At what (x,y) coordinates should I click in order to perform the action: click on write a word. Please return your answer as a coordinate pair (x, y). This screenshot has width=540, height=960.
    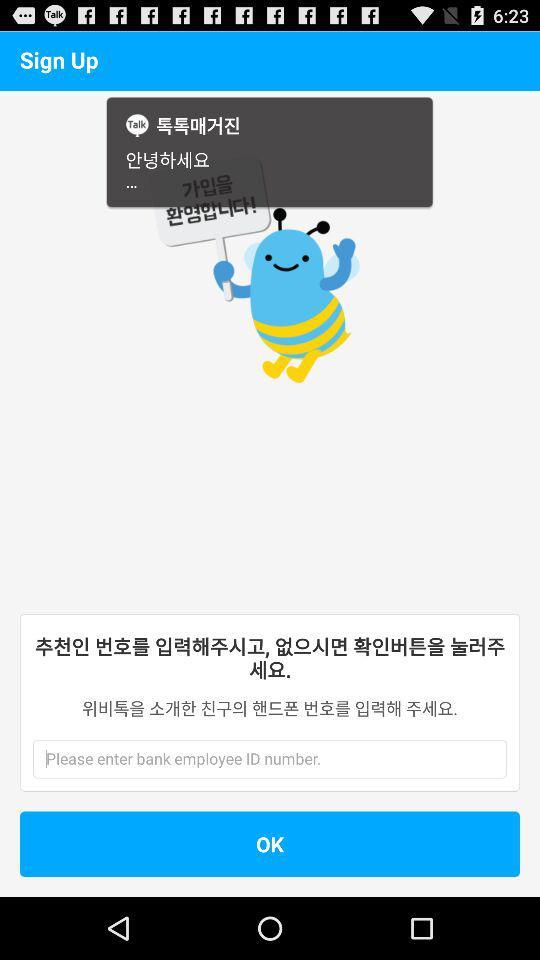
    Looking at the image, I should click on (249, 758).